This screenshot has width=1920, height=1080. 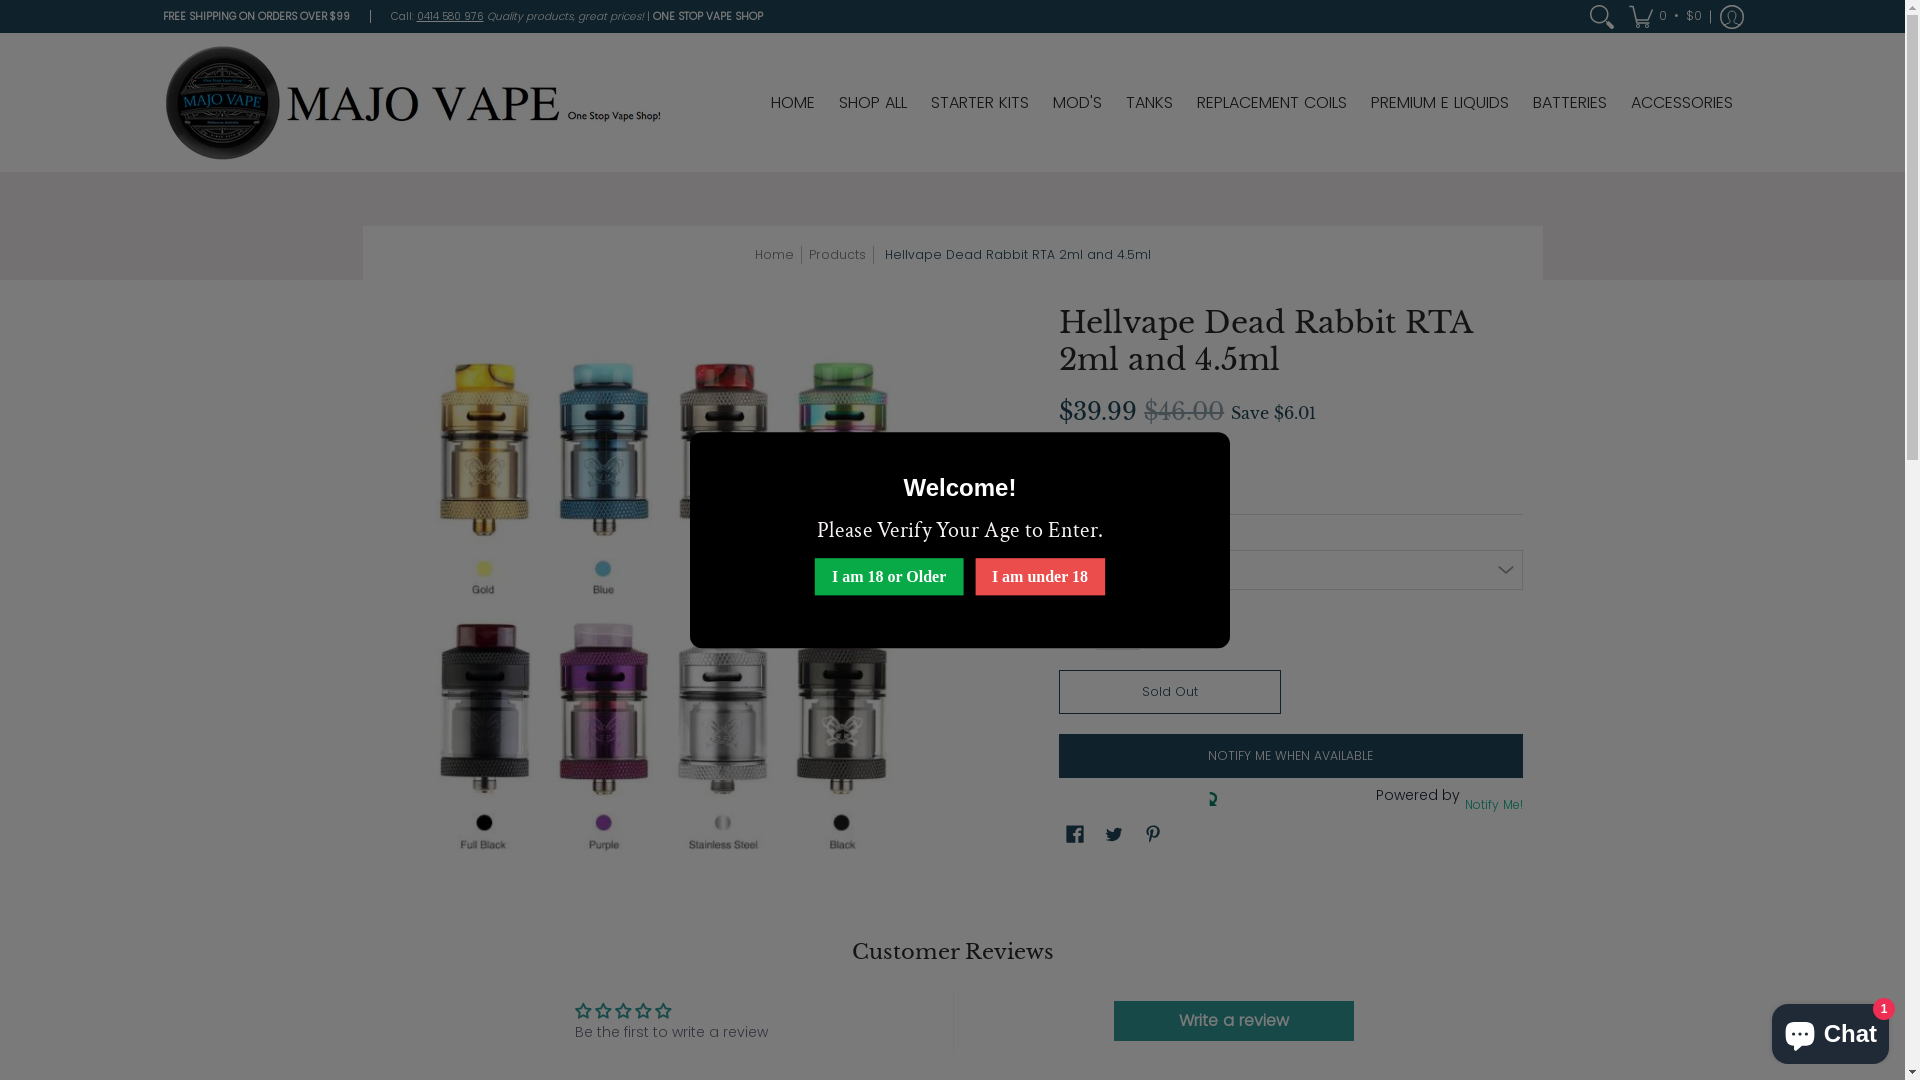 What do you see at coordinates (1438, 102) in the screenshot?
I see `'PREMIUM E LIQUIDS'` at bounding box center [1438, 102].